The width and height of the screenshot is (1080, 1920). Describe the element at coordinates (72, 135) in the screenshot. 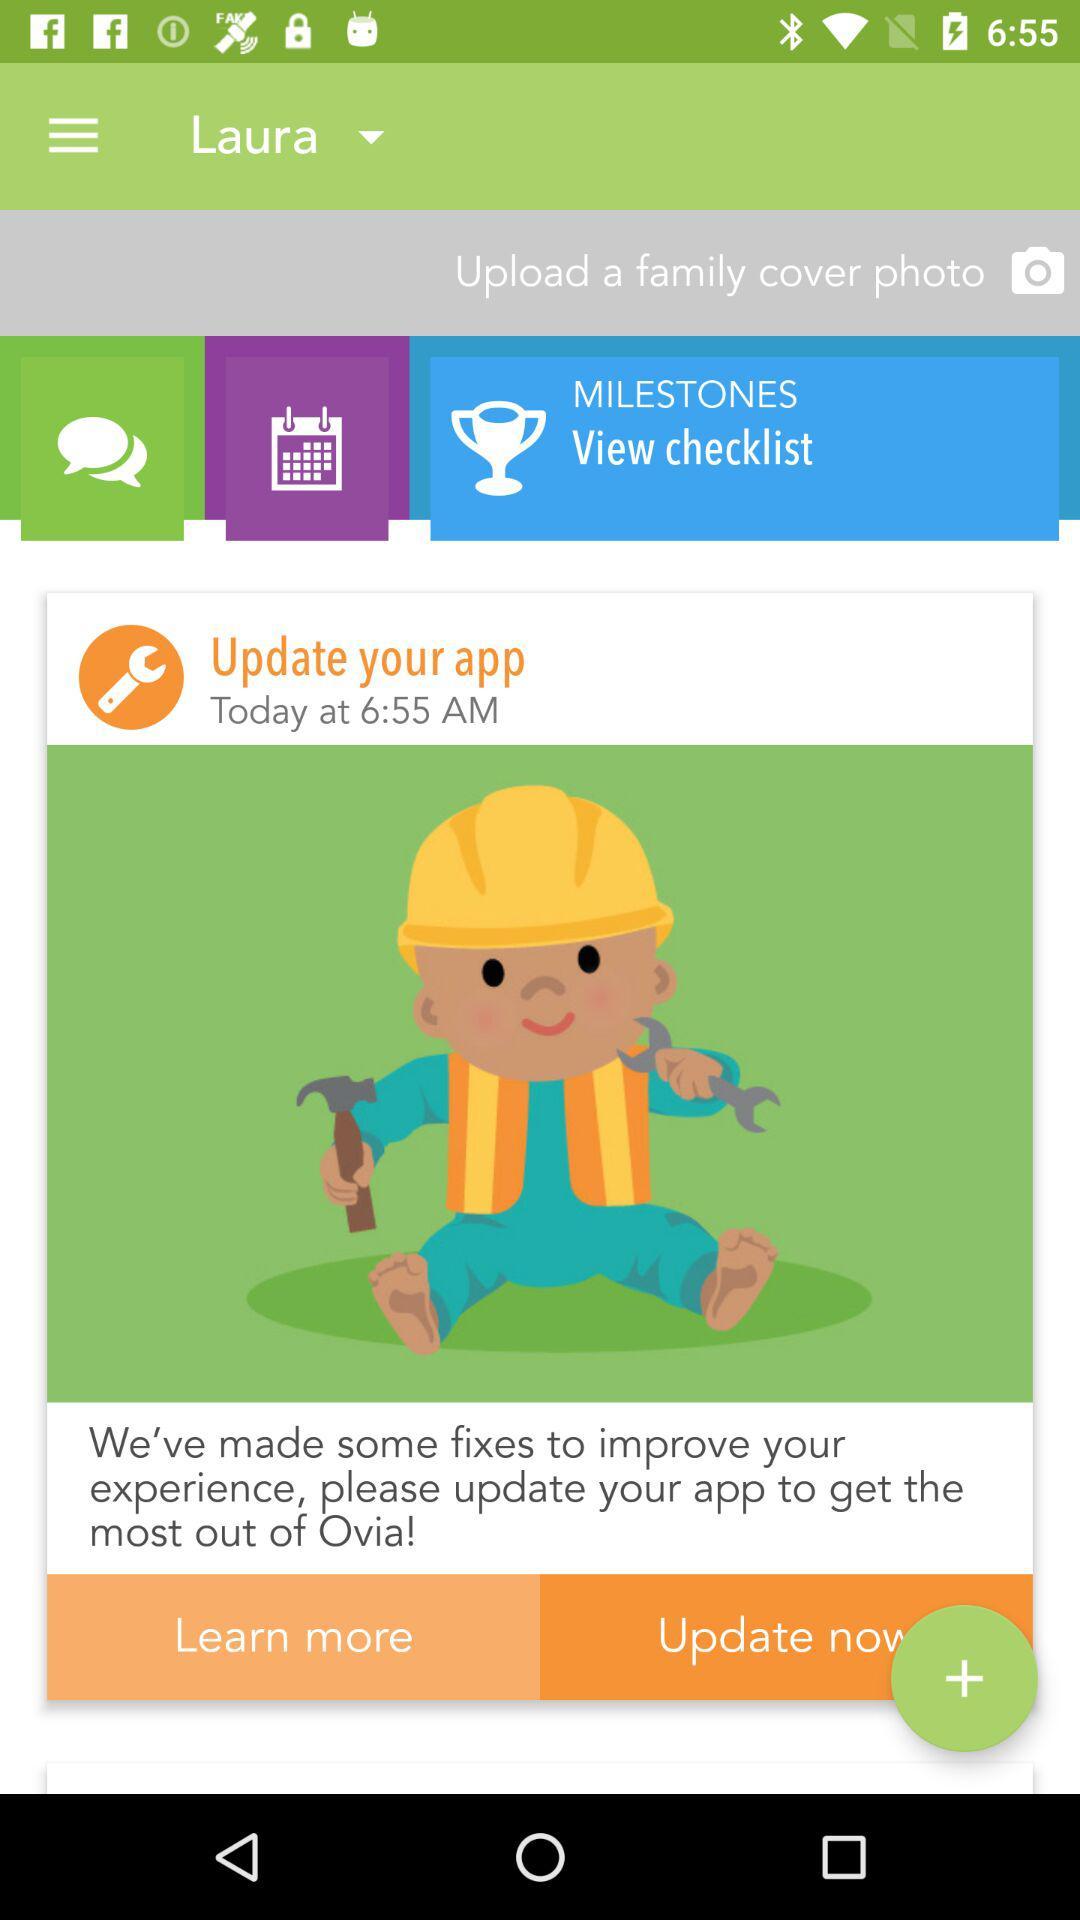

I see `item above the upload a family item` at that location.